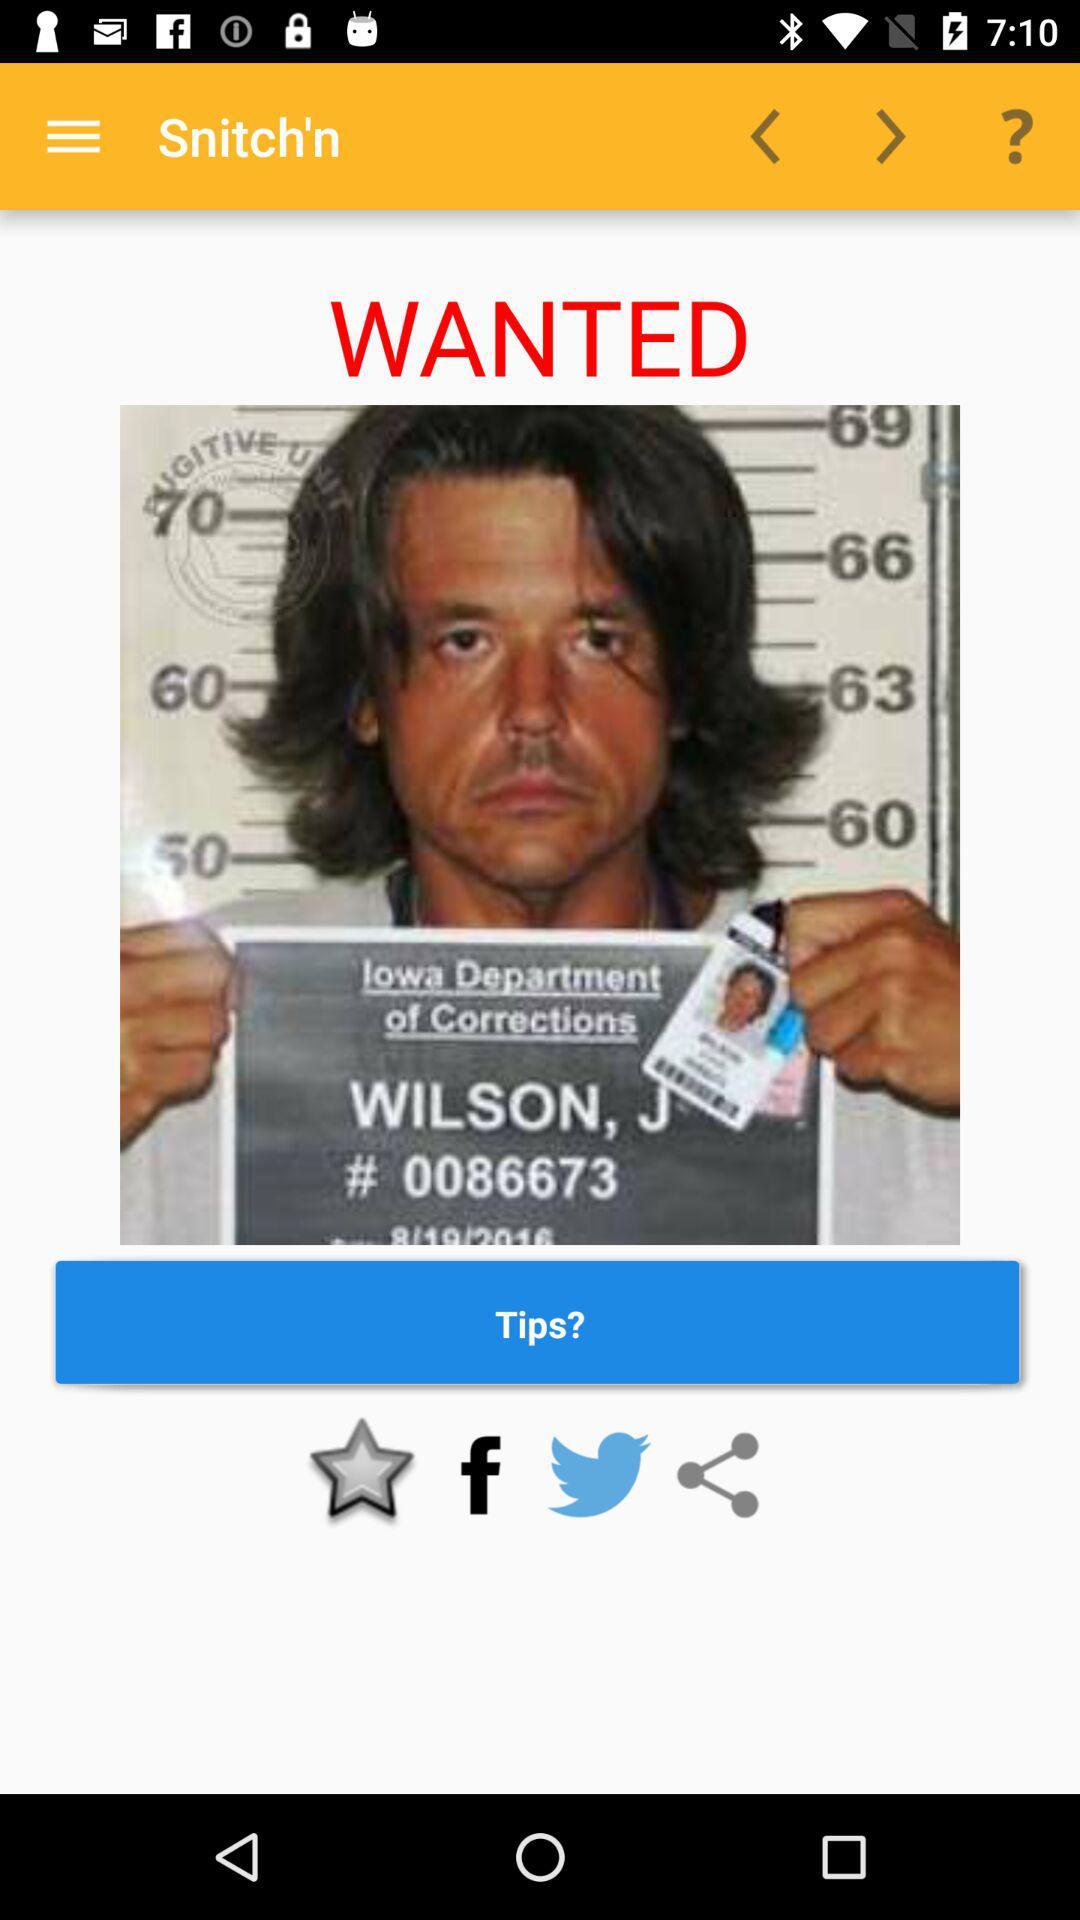 The width and height of the screenshot is (1080, 1920). I want to click on the facebook icon, so click(480, 1475).